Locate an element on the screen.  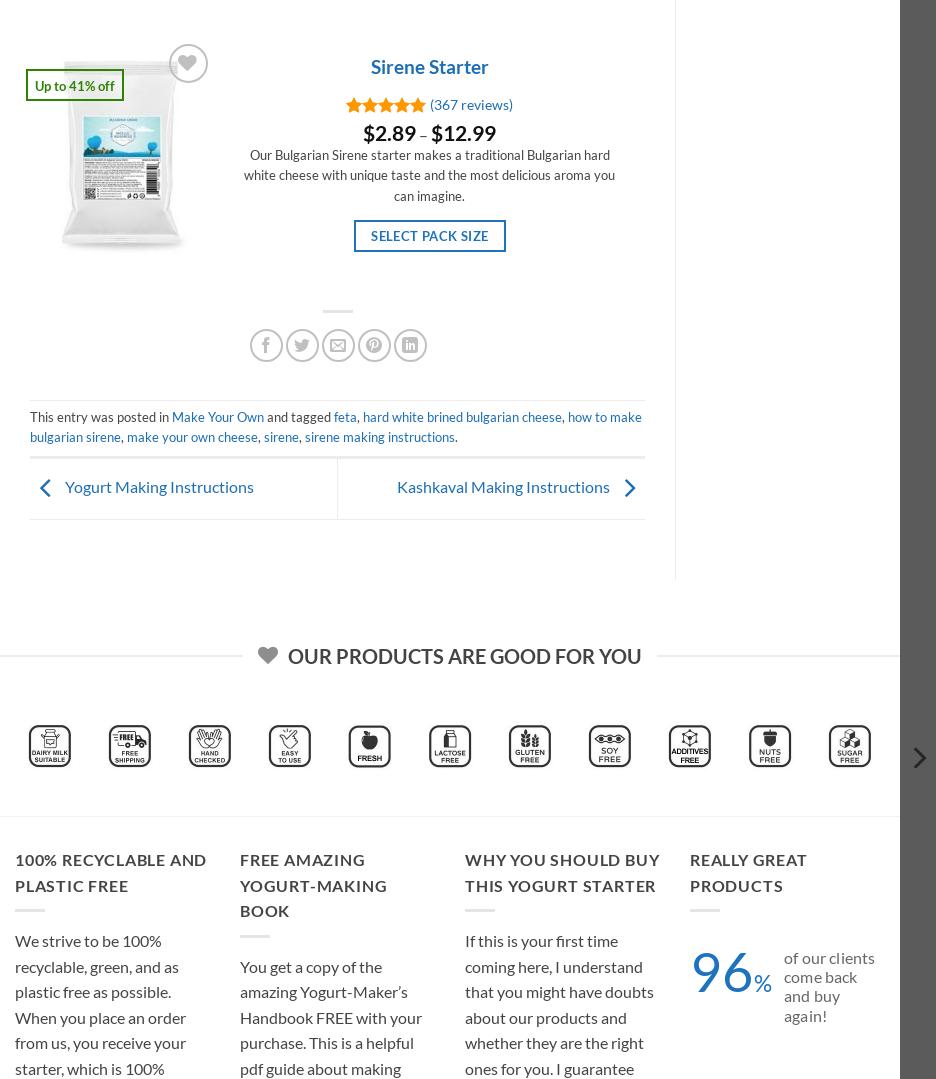
'make your own cheese' is located at coordinates (191, 436).